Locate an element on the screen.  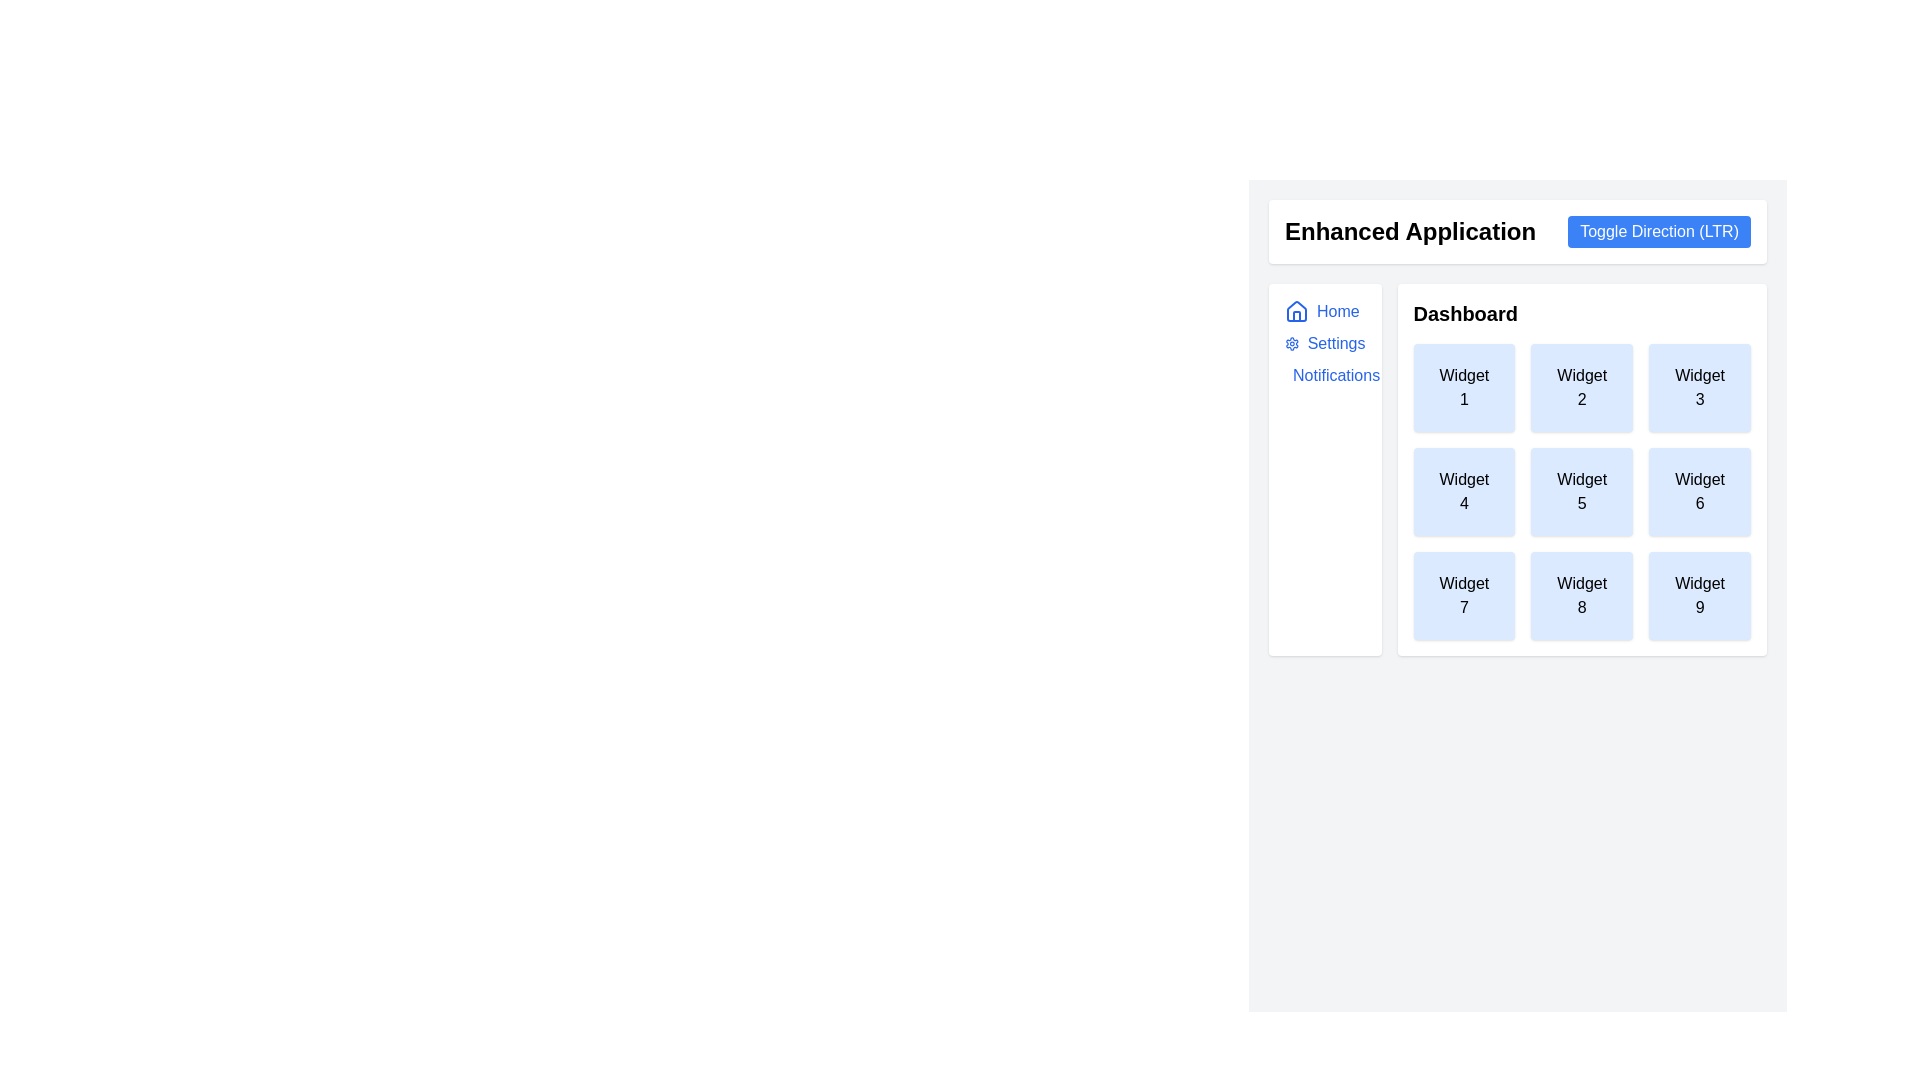
the informational widget card located in the bottom-right corner of the Dashboard section, which is the last tile in a 3x3 grid layout is located at coordinates (1699, 595).